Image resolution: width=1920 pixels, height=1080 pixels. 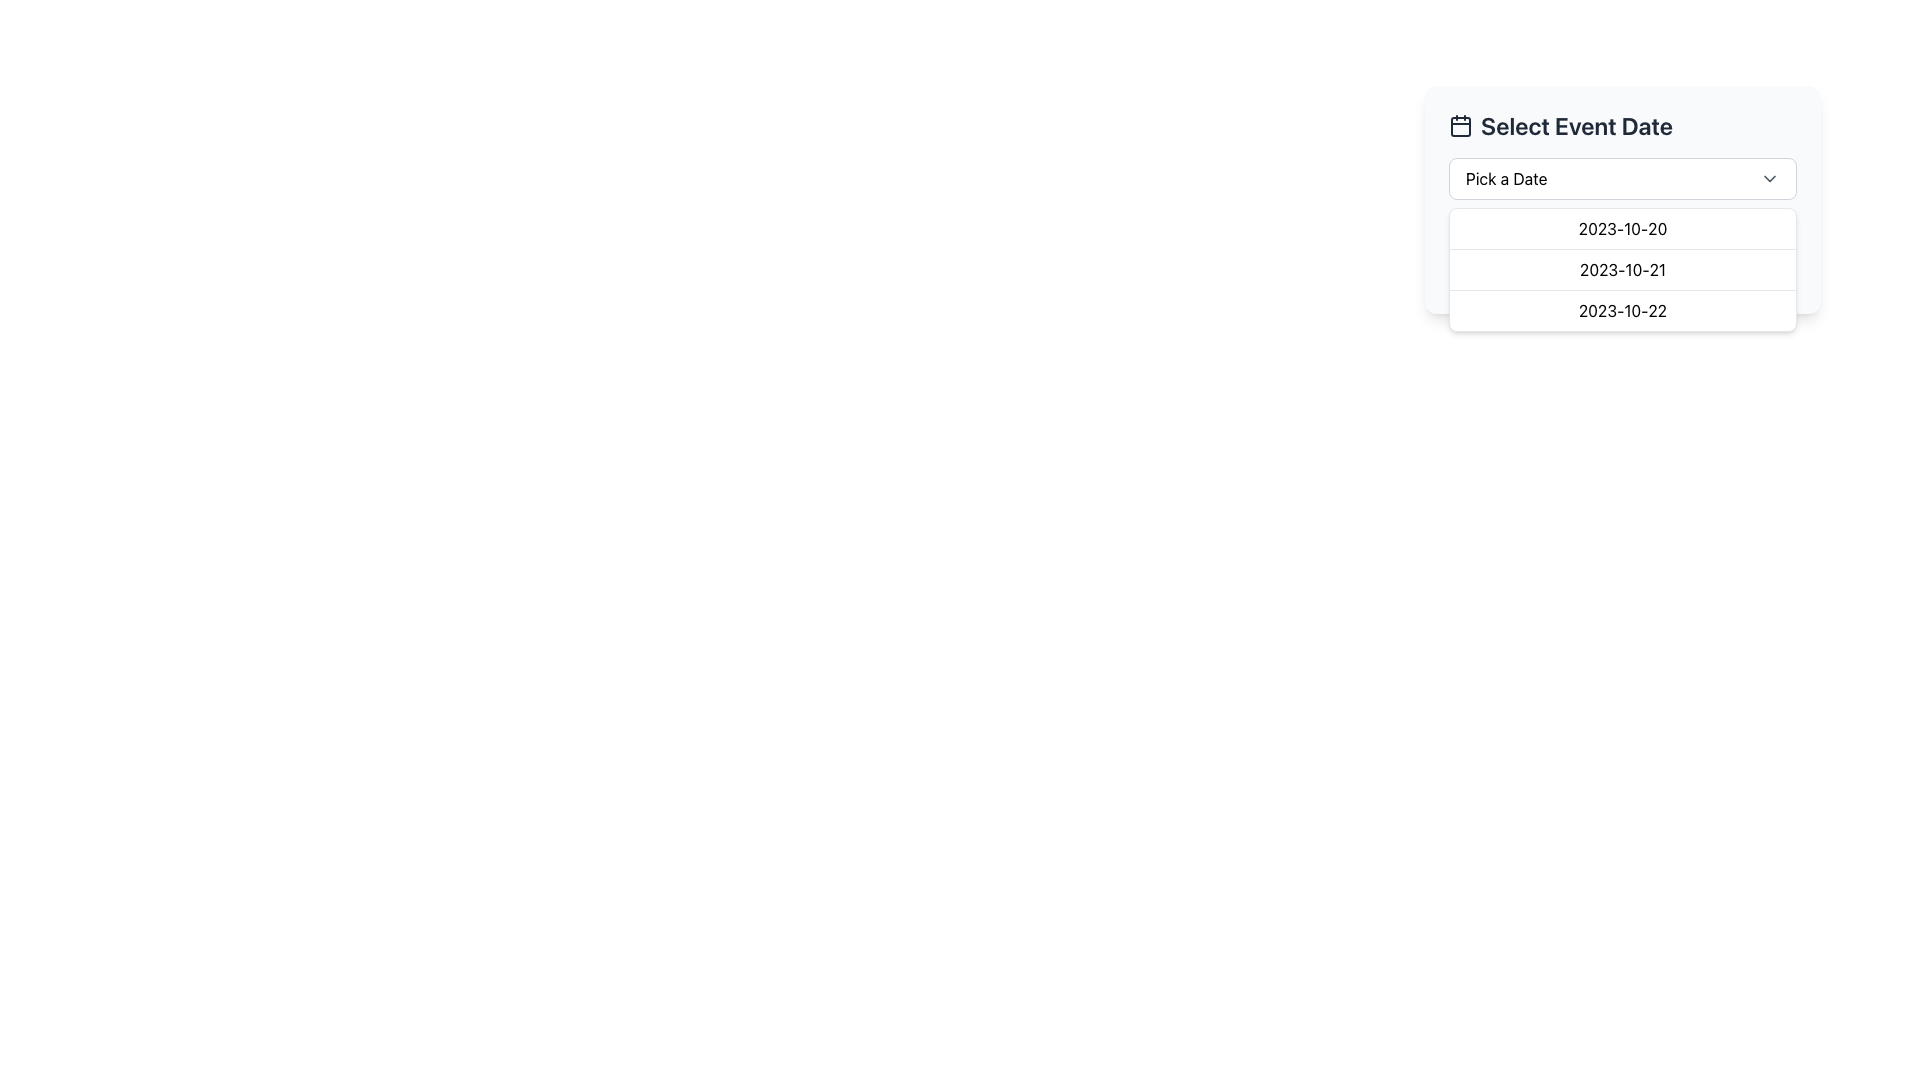 What do you see at coordinates (1622, 310) in the screenshot?
I see `the dropdown menu item displaying the date '2023-10-22', which is the third item in a vertical list within a dropdown structure` at bounding box center [1622, 310].